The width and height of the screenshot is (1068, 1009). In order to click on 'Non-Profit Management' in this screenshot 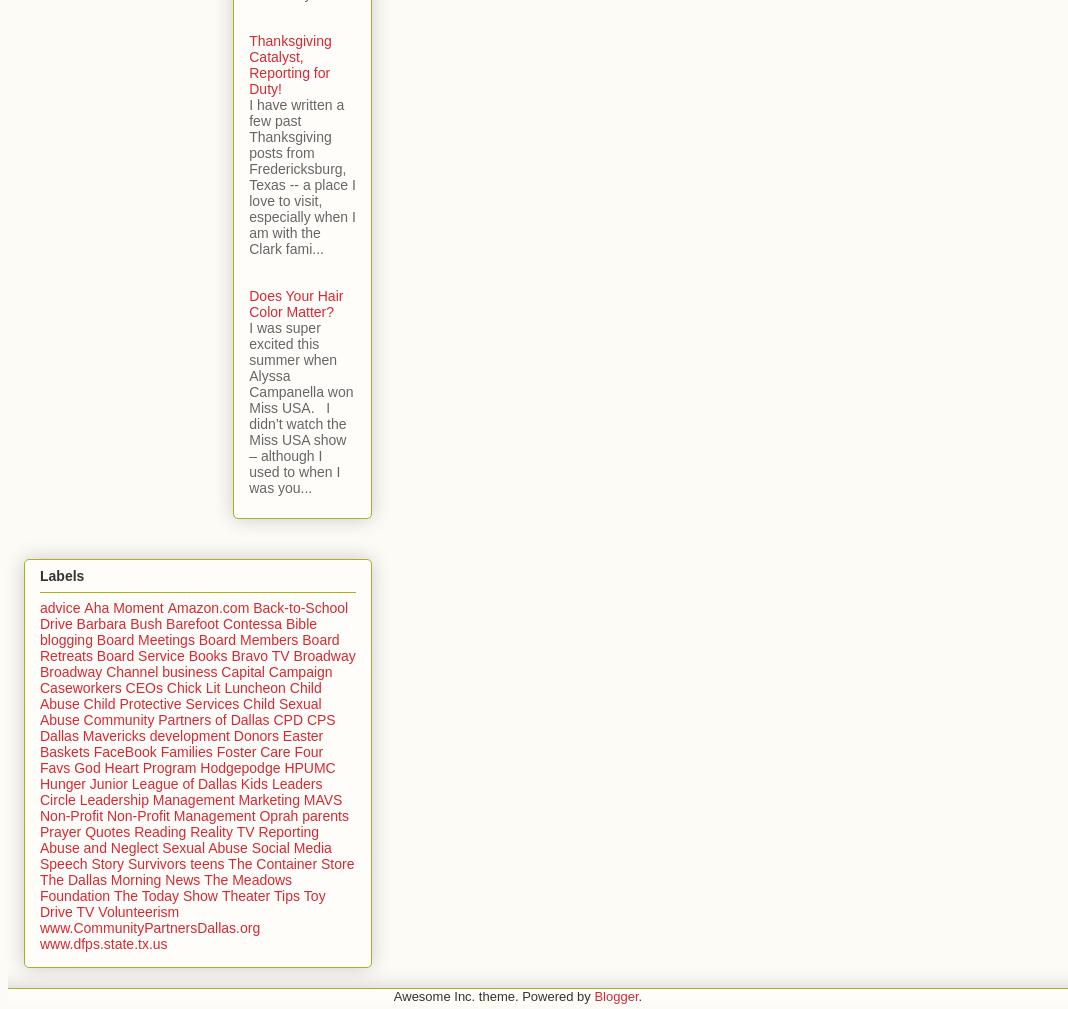, I will do `click(180, 815)`.